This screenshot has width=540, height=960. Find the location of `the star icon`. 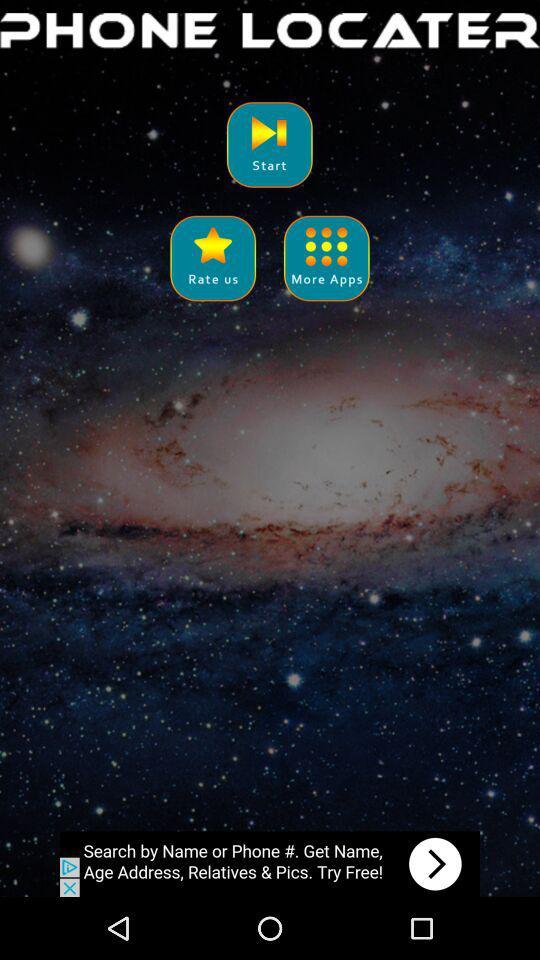

the star icon is located at coordinates (212, 275).